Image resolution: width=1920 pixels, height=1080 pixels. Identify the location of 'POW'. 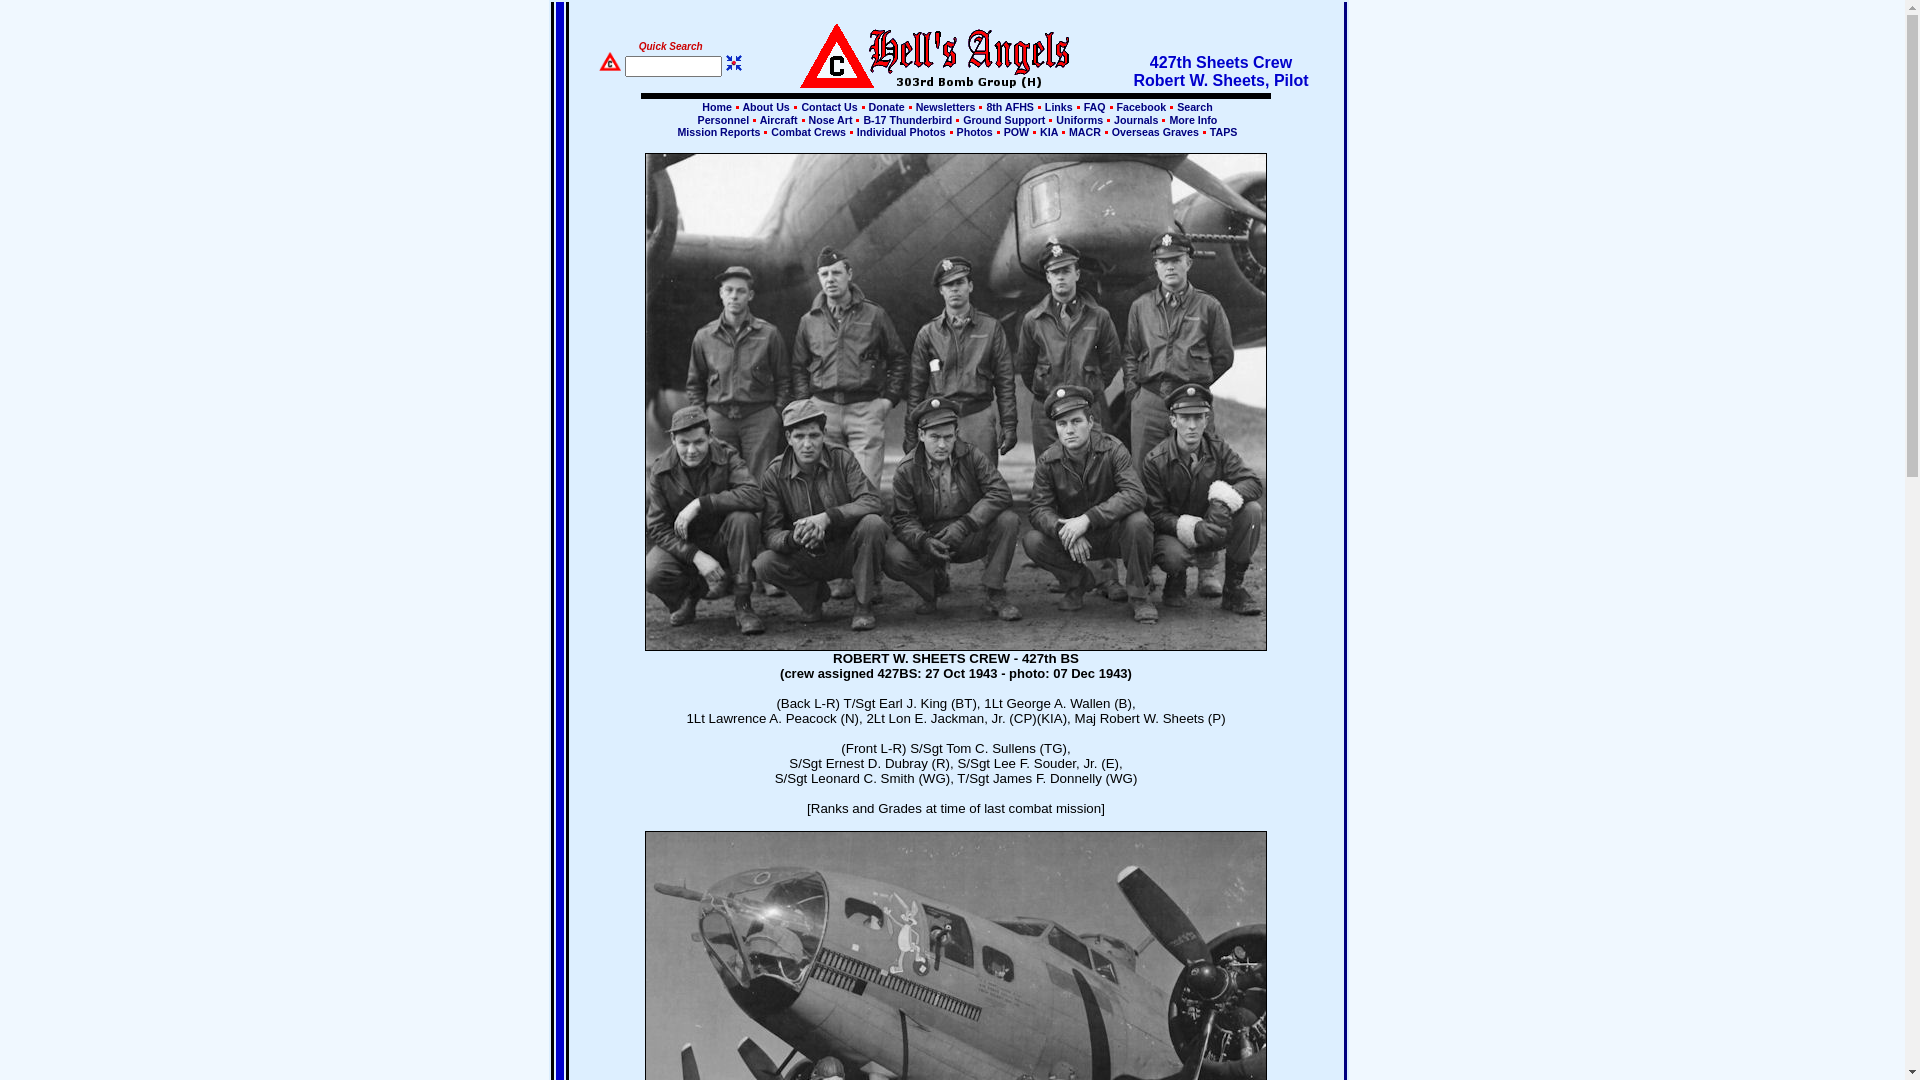
(1016, 131).